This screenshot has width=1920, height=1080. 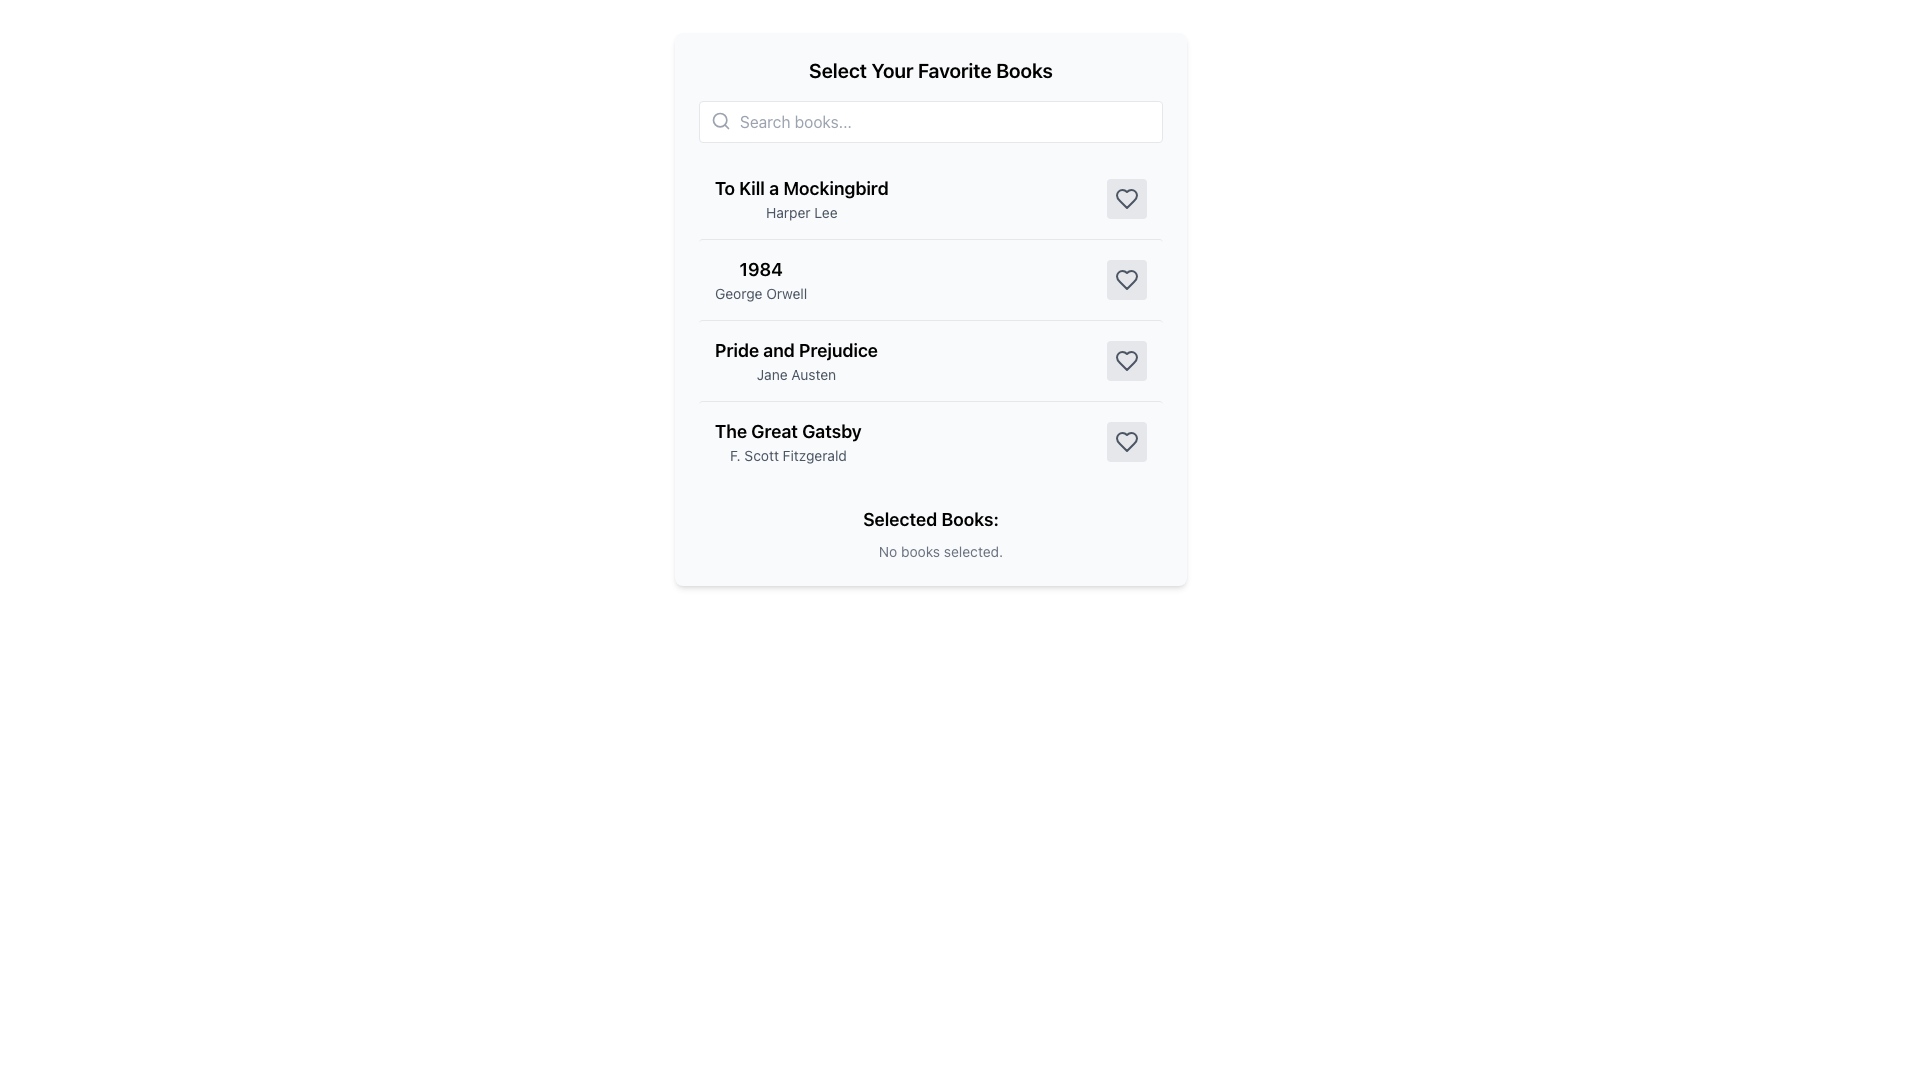 What do you see at coordinates (760, 280) in the screenshot?
I see `the text label displaying '1984' by George Orwell, which is the second item in a vertical list of books` at bounding box center [760, 280].